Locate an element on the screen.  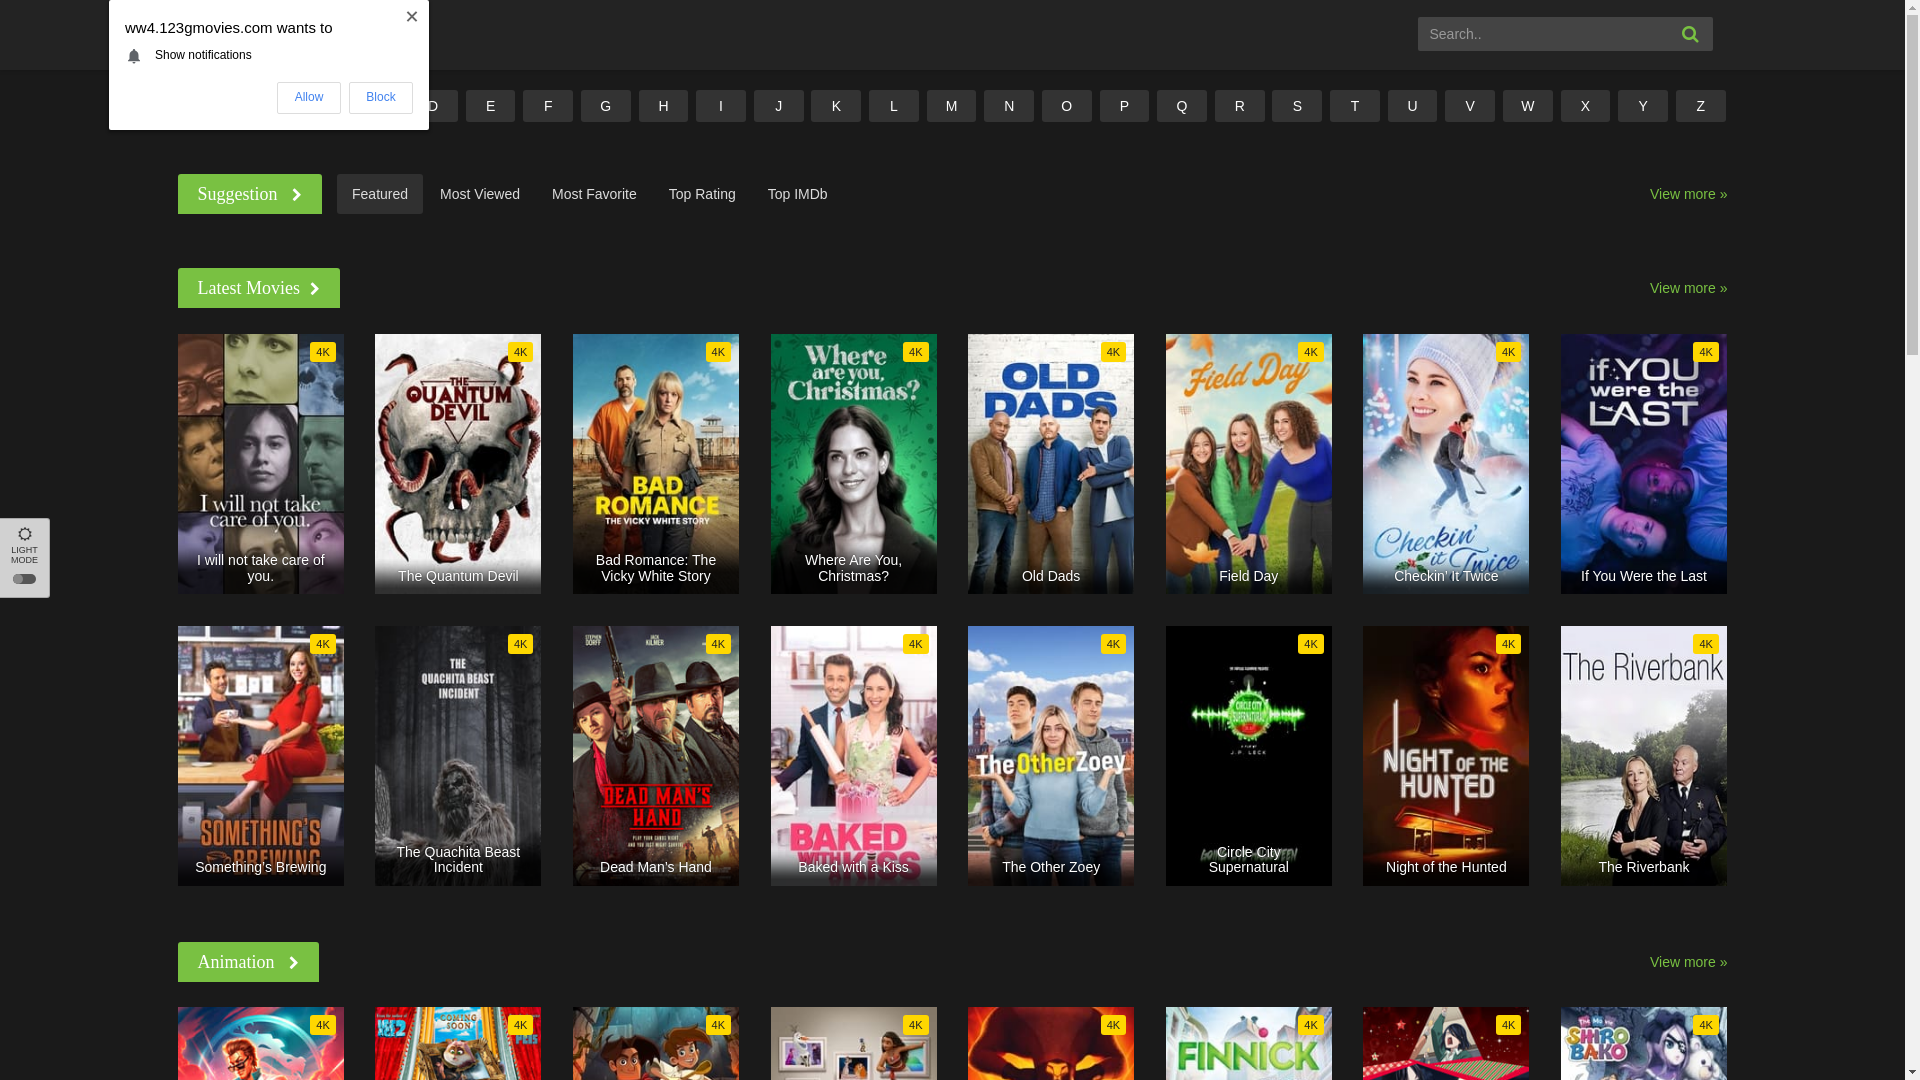
'4K is located at coordinates (456, 463).